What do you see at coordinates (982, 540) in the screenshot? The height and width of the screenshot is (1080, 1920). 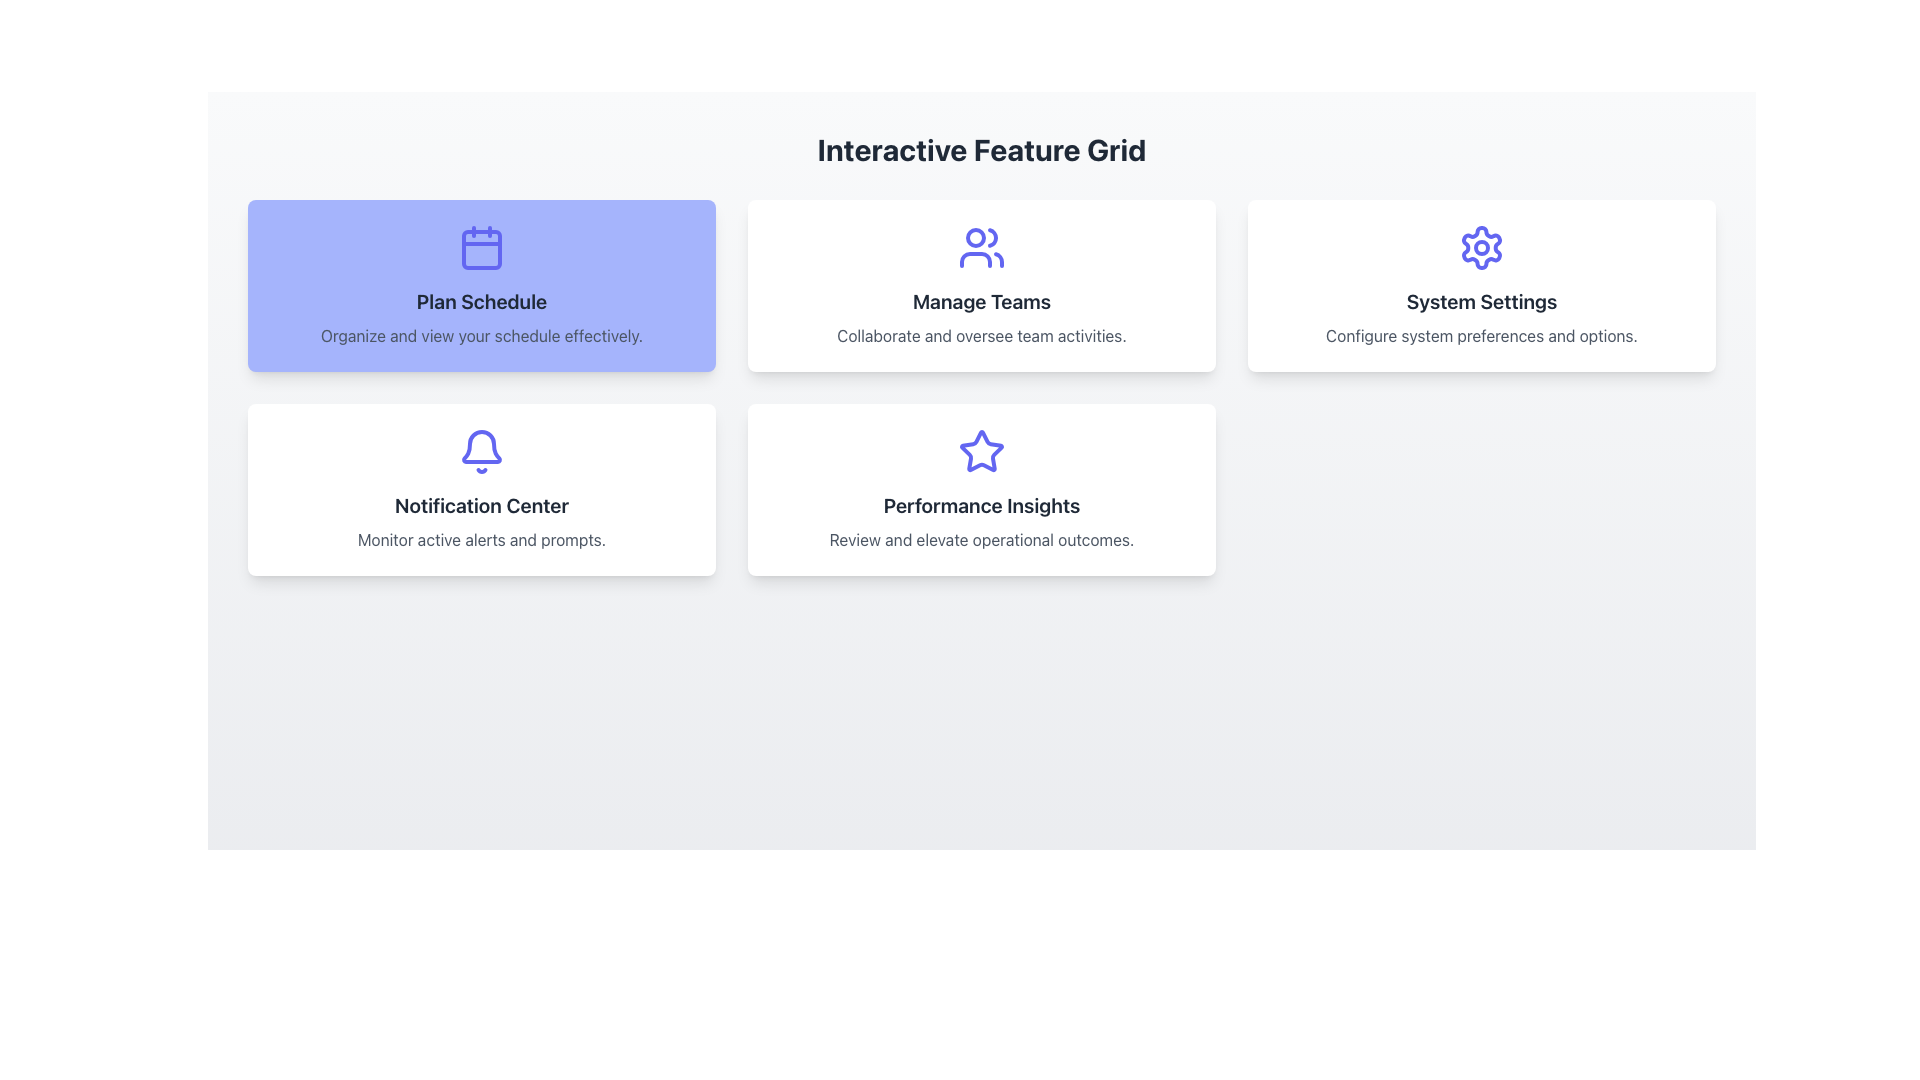 I see `the descriptive label that provides additional information about the 'Performance Insights' feature, located directly below the heading text 'Performance Insights.'` at bounding box center [982, 540].